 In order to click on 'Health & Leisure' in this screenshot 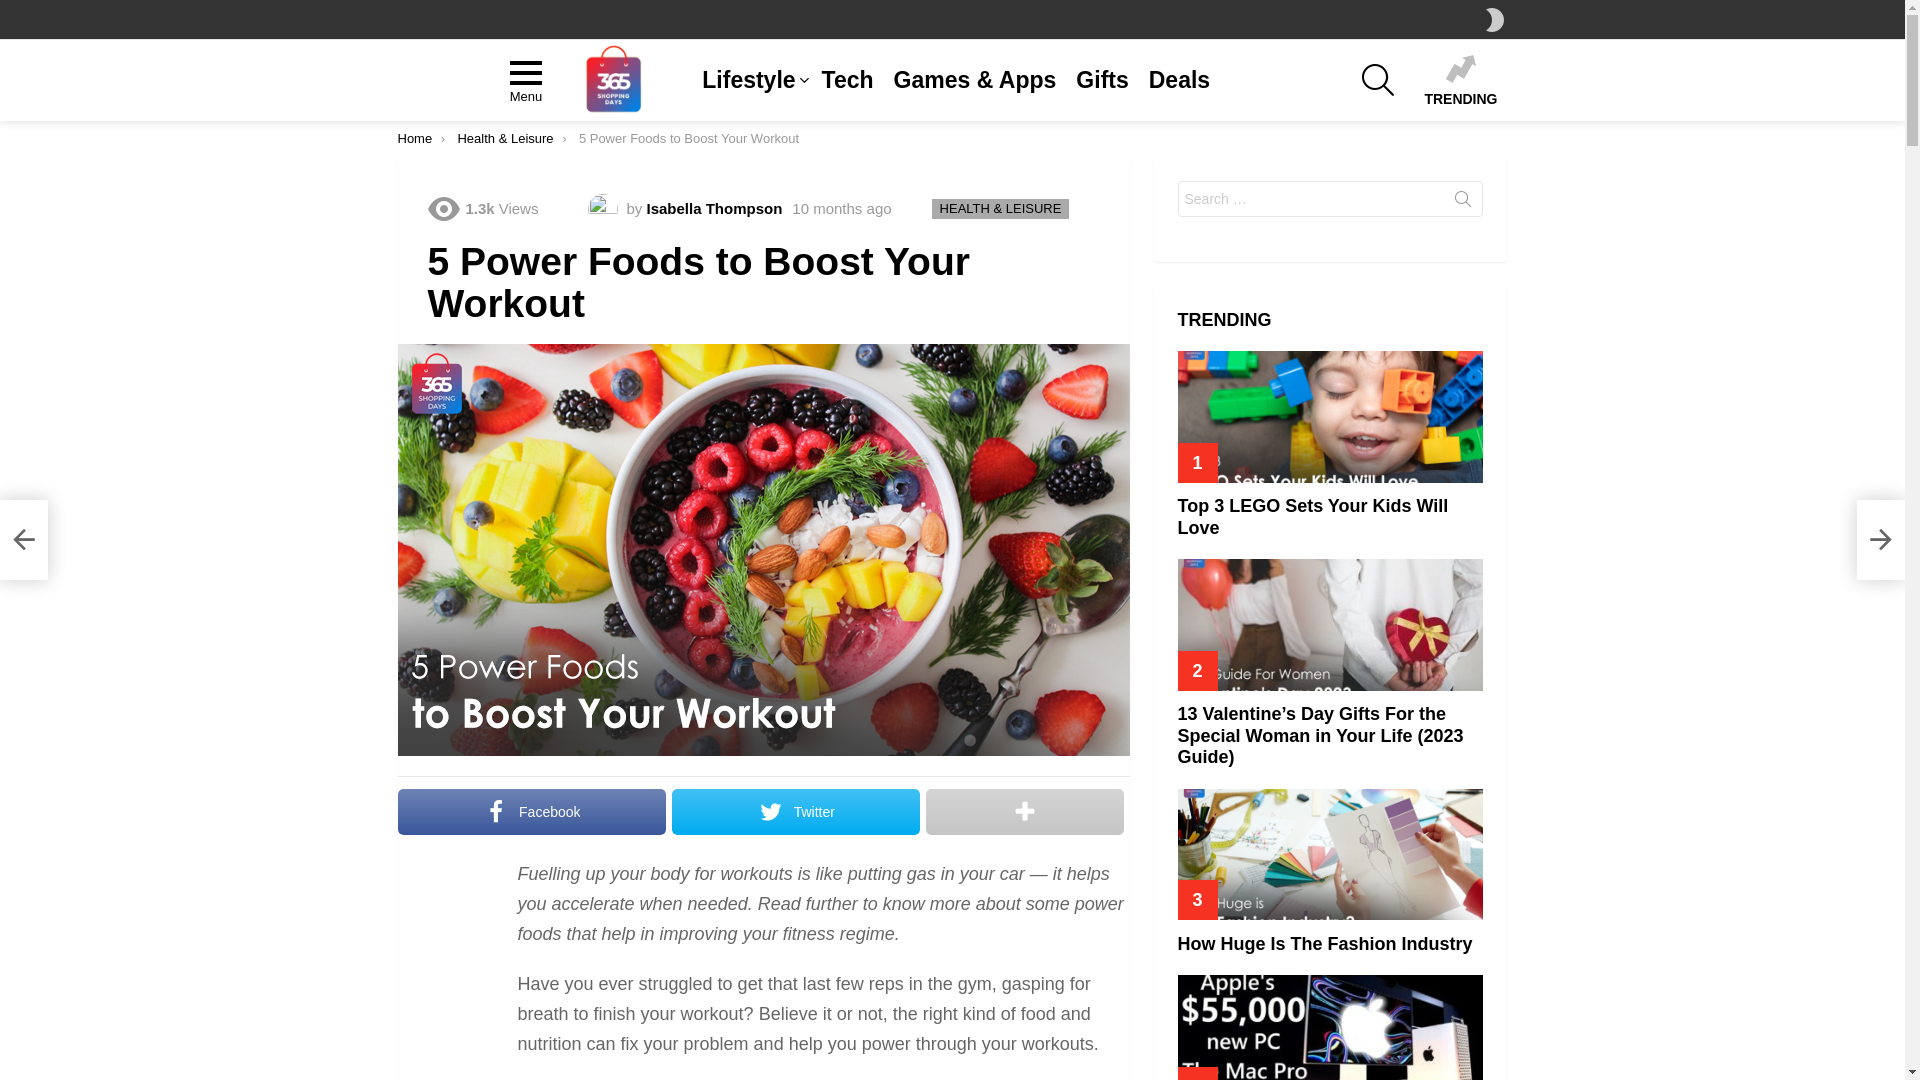, I will do `click(504, 137)`.